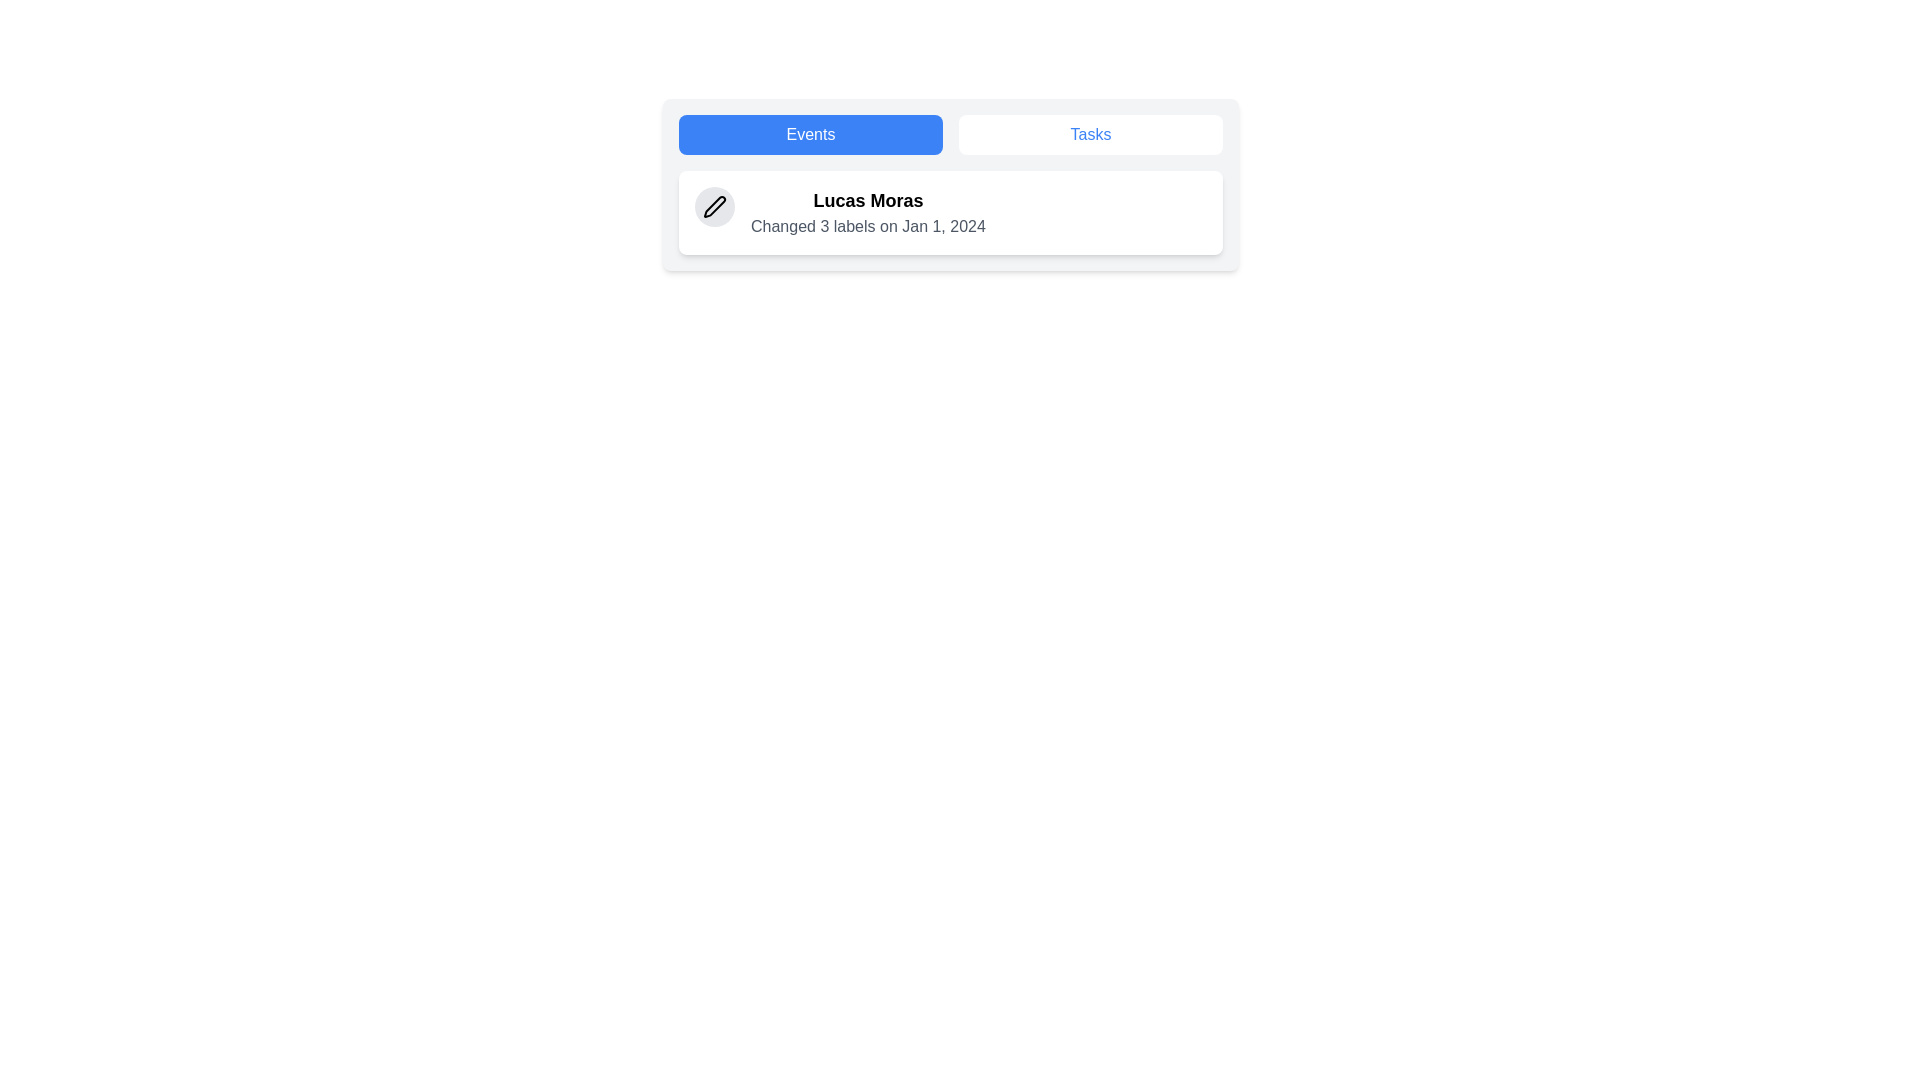 This screenshot has width=1920, height=1080. I want to click on the pen icon located inside a circular background to the left of 'Lucas Moras' text within the user activity card, so click(715, 207).